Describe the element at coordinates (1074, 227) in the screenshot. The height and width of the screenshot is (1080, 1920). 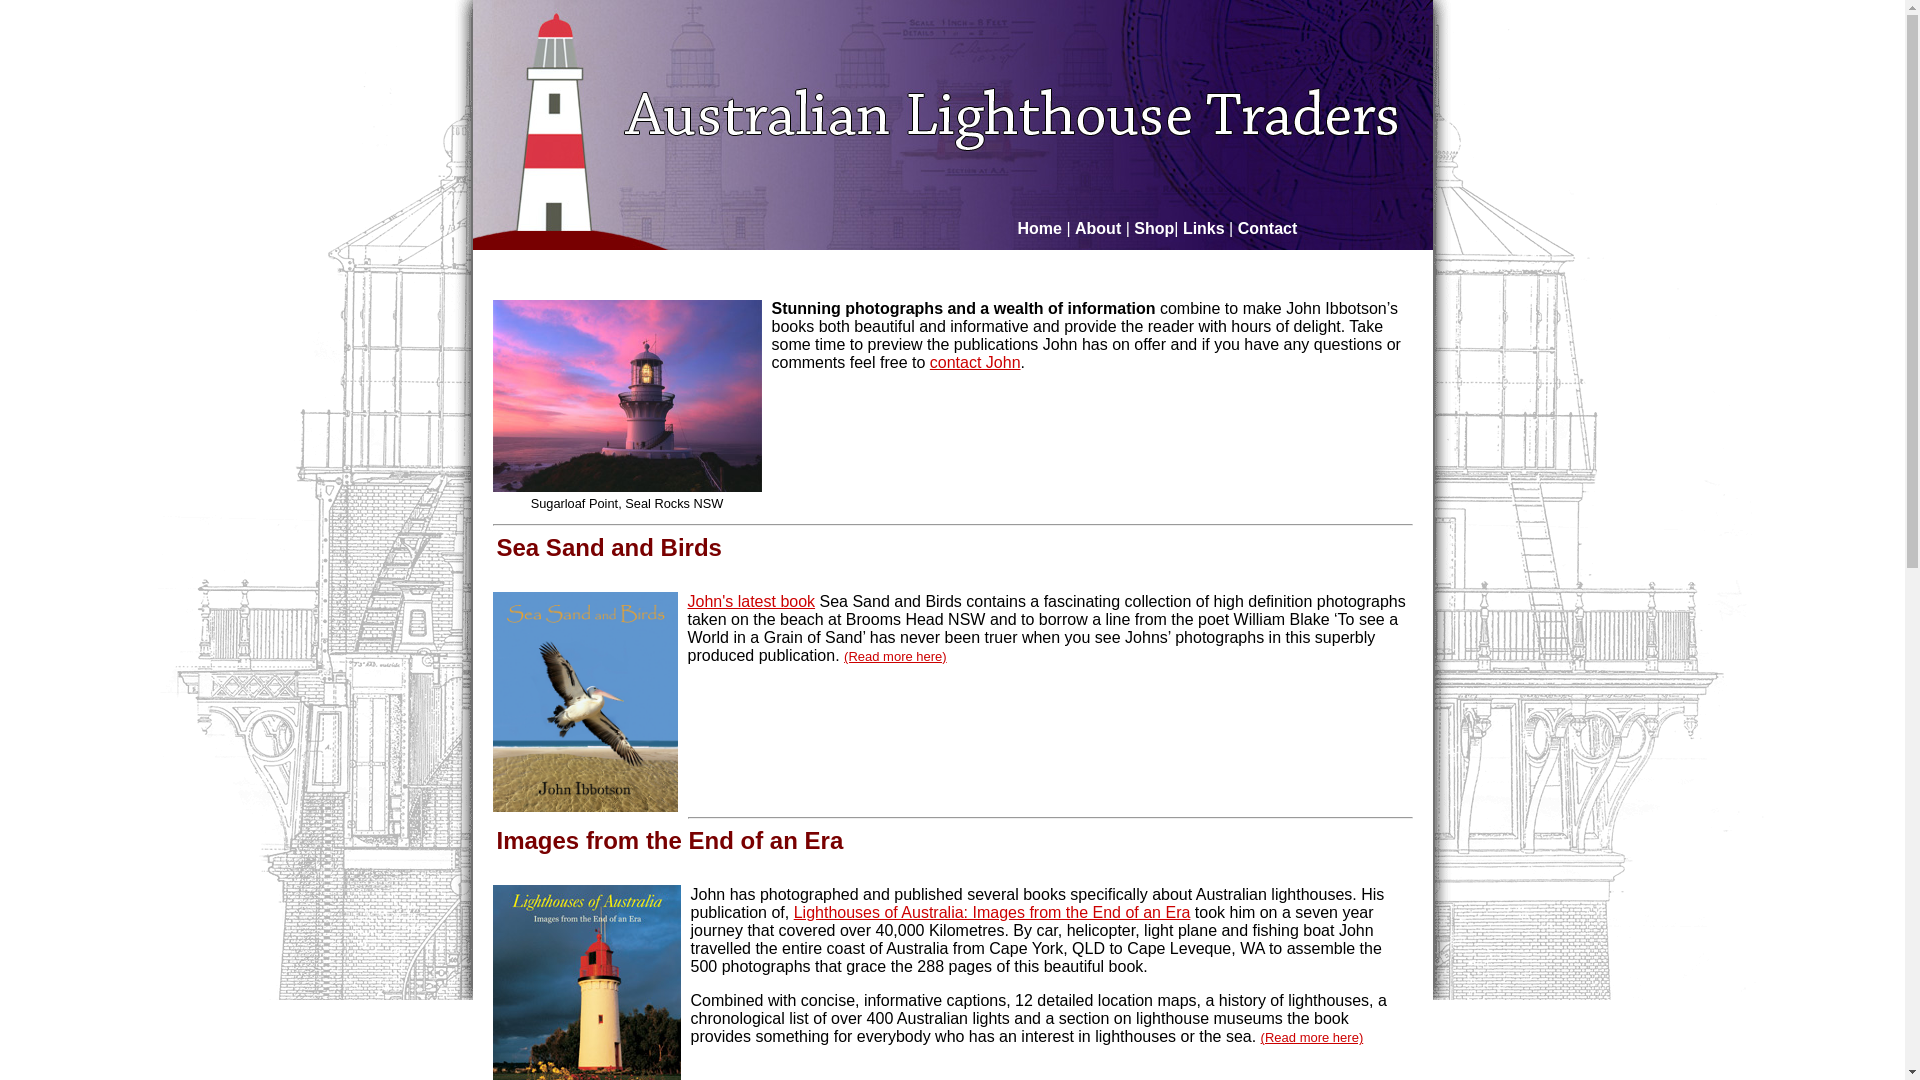
I see `'About'` at that location.